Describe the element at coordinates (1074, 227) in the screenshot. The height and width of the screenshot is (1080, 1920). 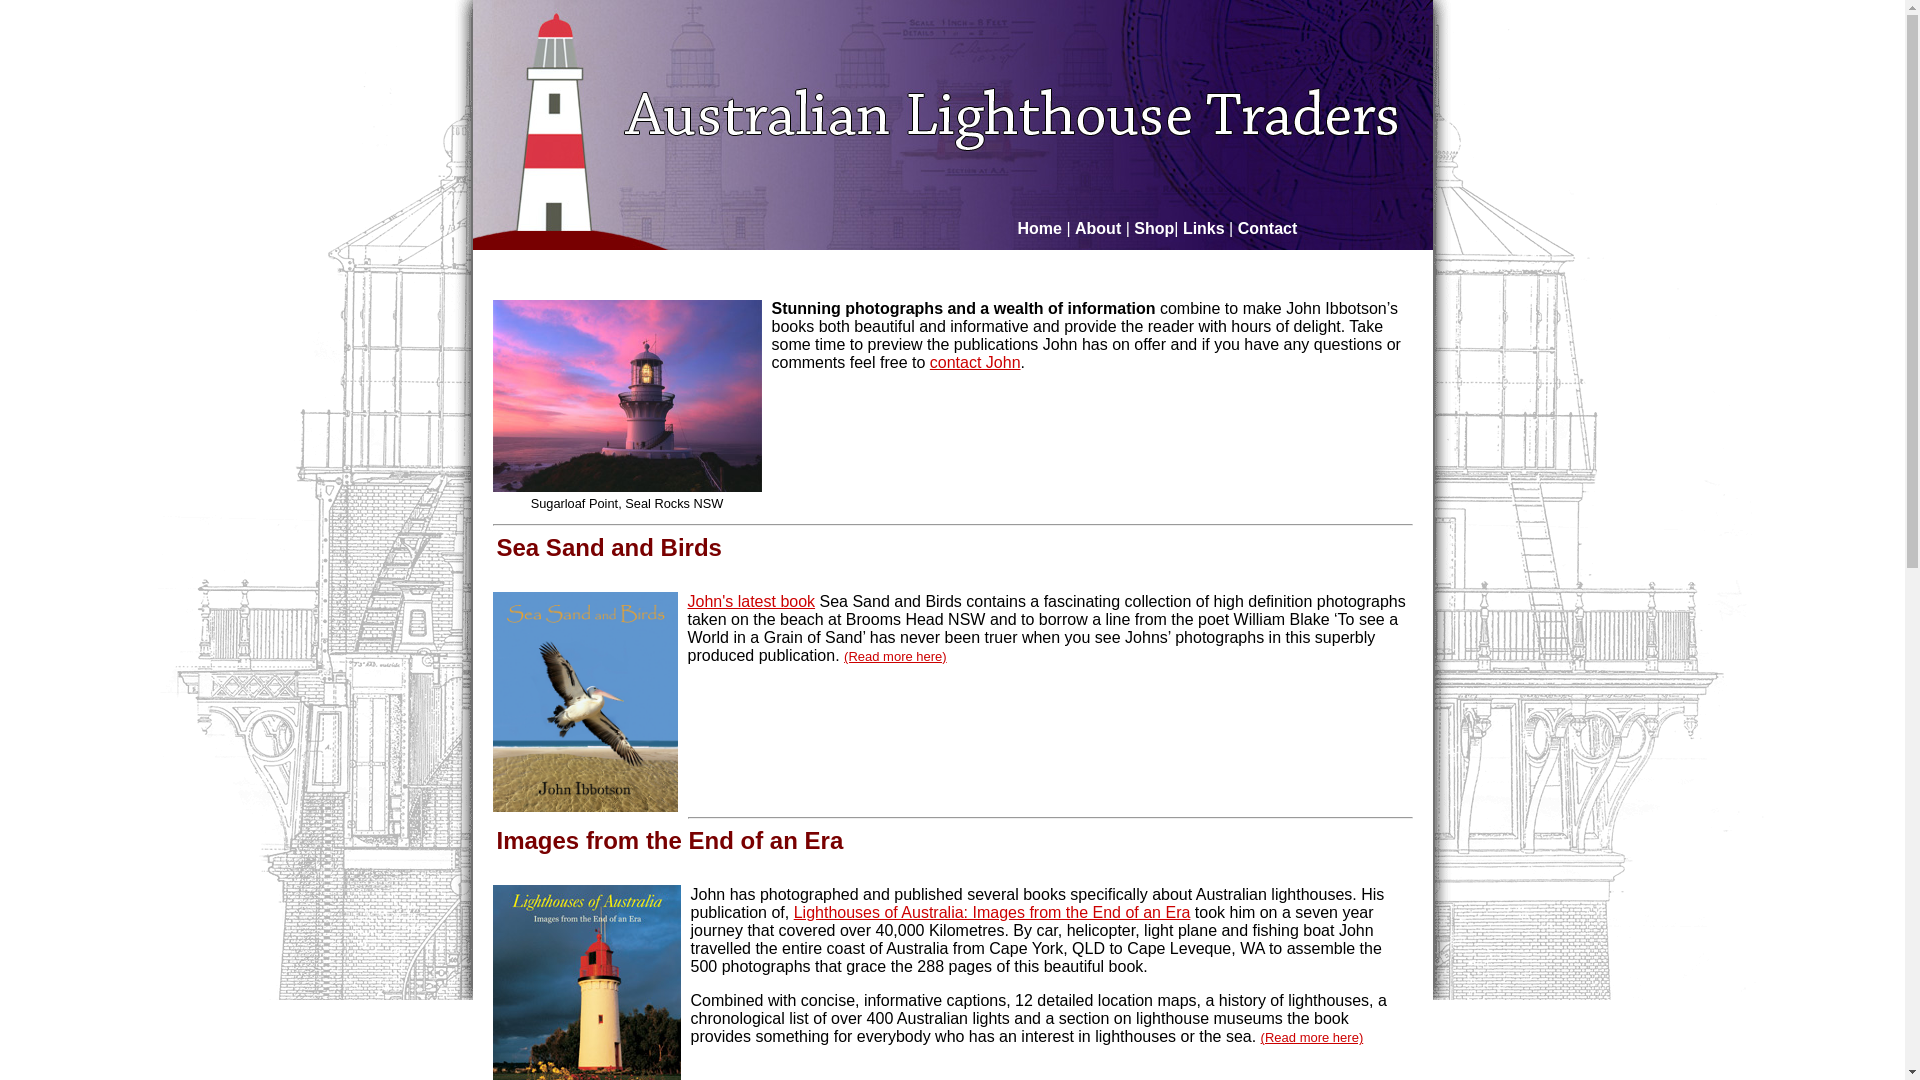
I see `'About'` at that location.